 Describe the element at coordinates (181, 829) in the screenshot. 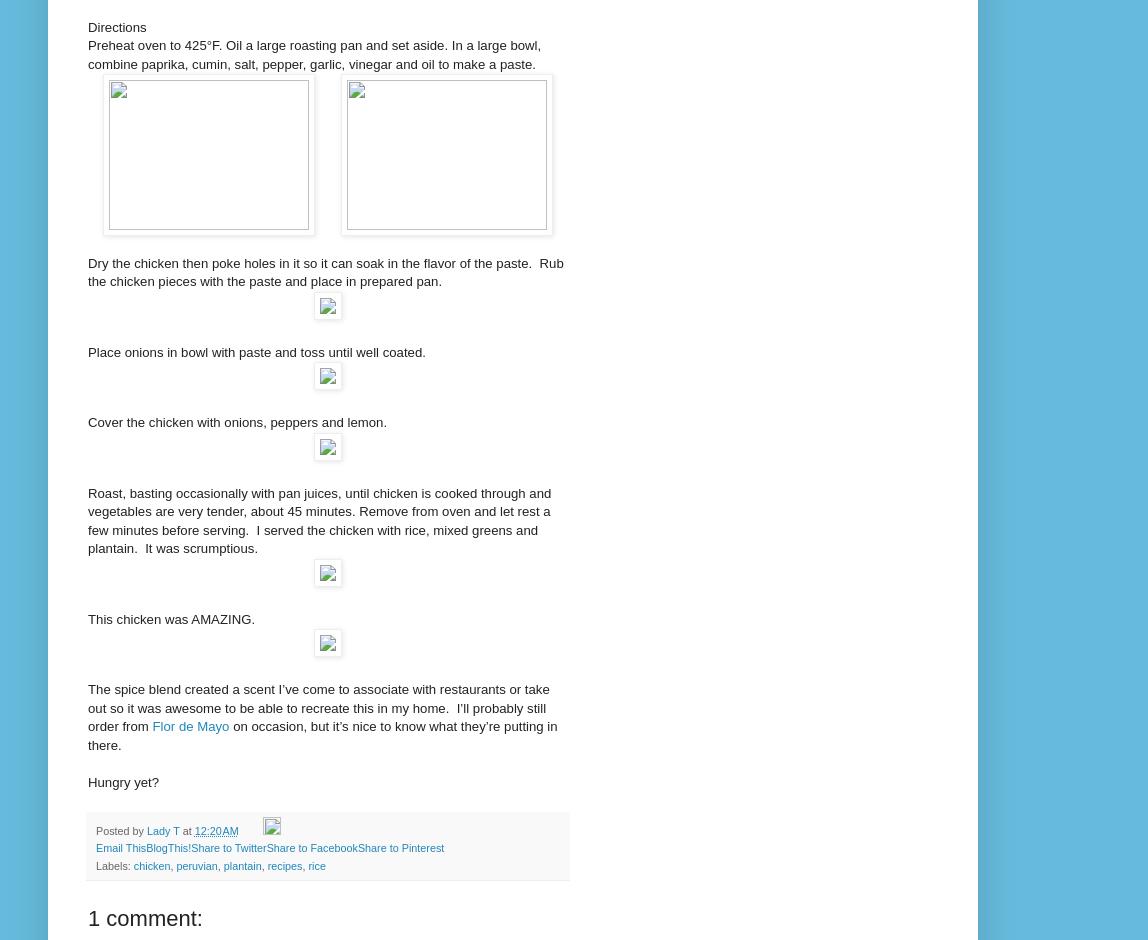

I see `'at'` at that location.